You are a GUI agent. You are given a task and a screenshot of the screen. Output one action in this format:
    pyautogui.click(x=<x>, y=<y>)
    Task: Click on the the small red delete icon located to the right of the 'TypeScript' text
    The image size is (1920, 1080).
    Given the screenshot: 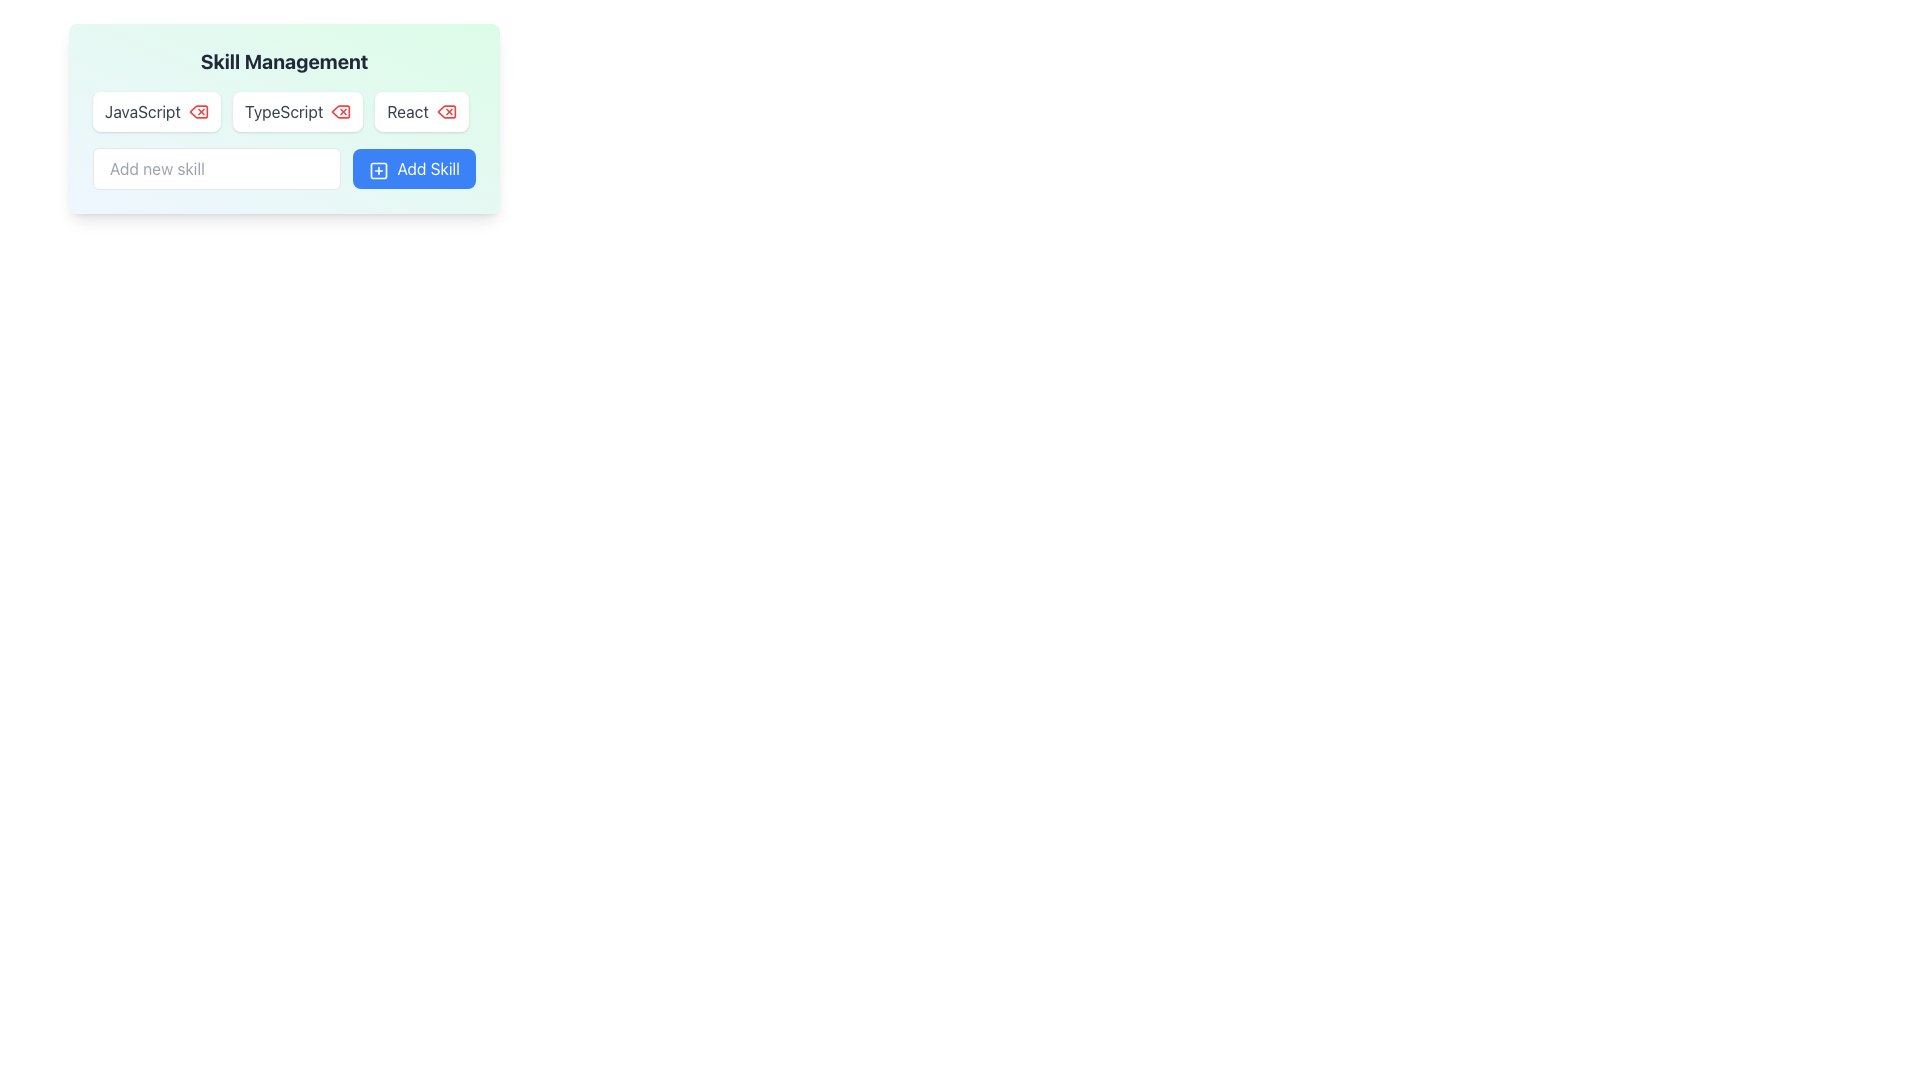 What is the action you would take?
    pyautogui.click(x=341, y=111)
    